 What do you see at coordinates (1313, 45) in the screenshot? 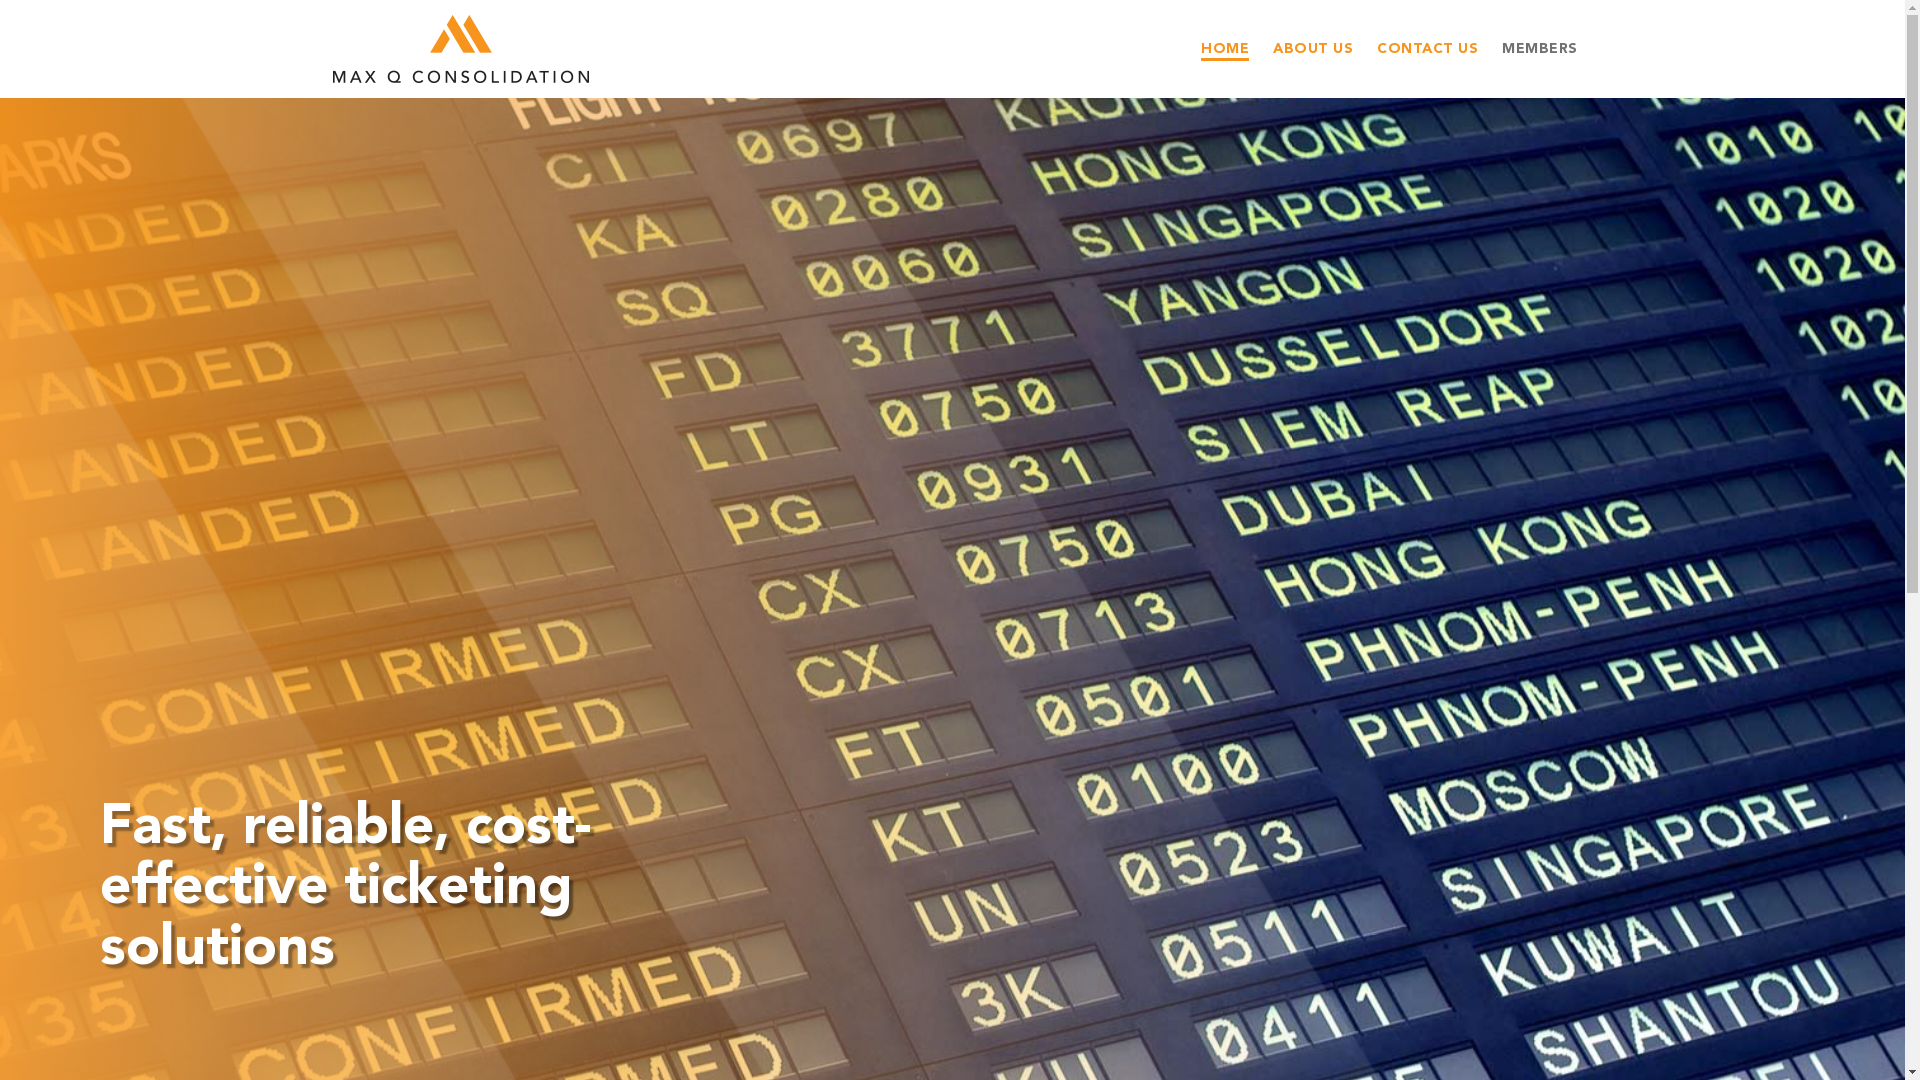
I see `'ABOUT US'` at bounding box center [1313, 45].